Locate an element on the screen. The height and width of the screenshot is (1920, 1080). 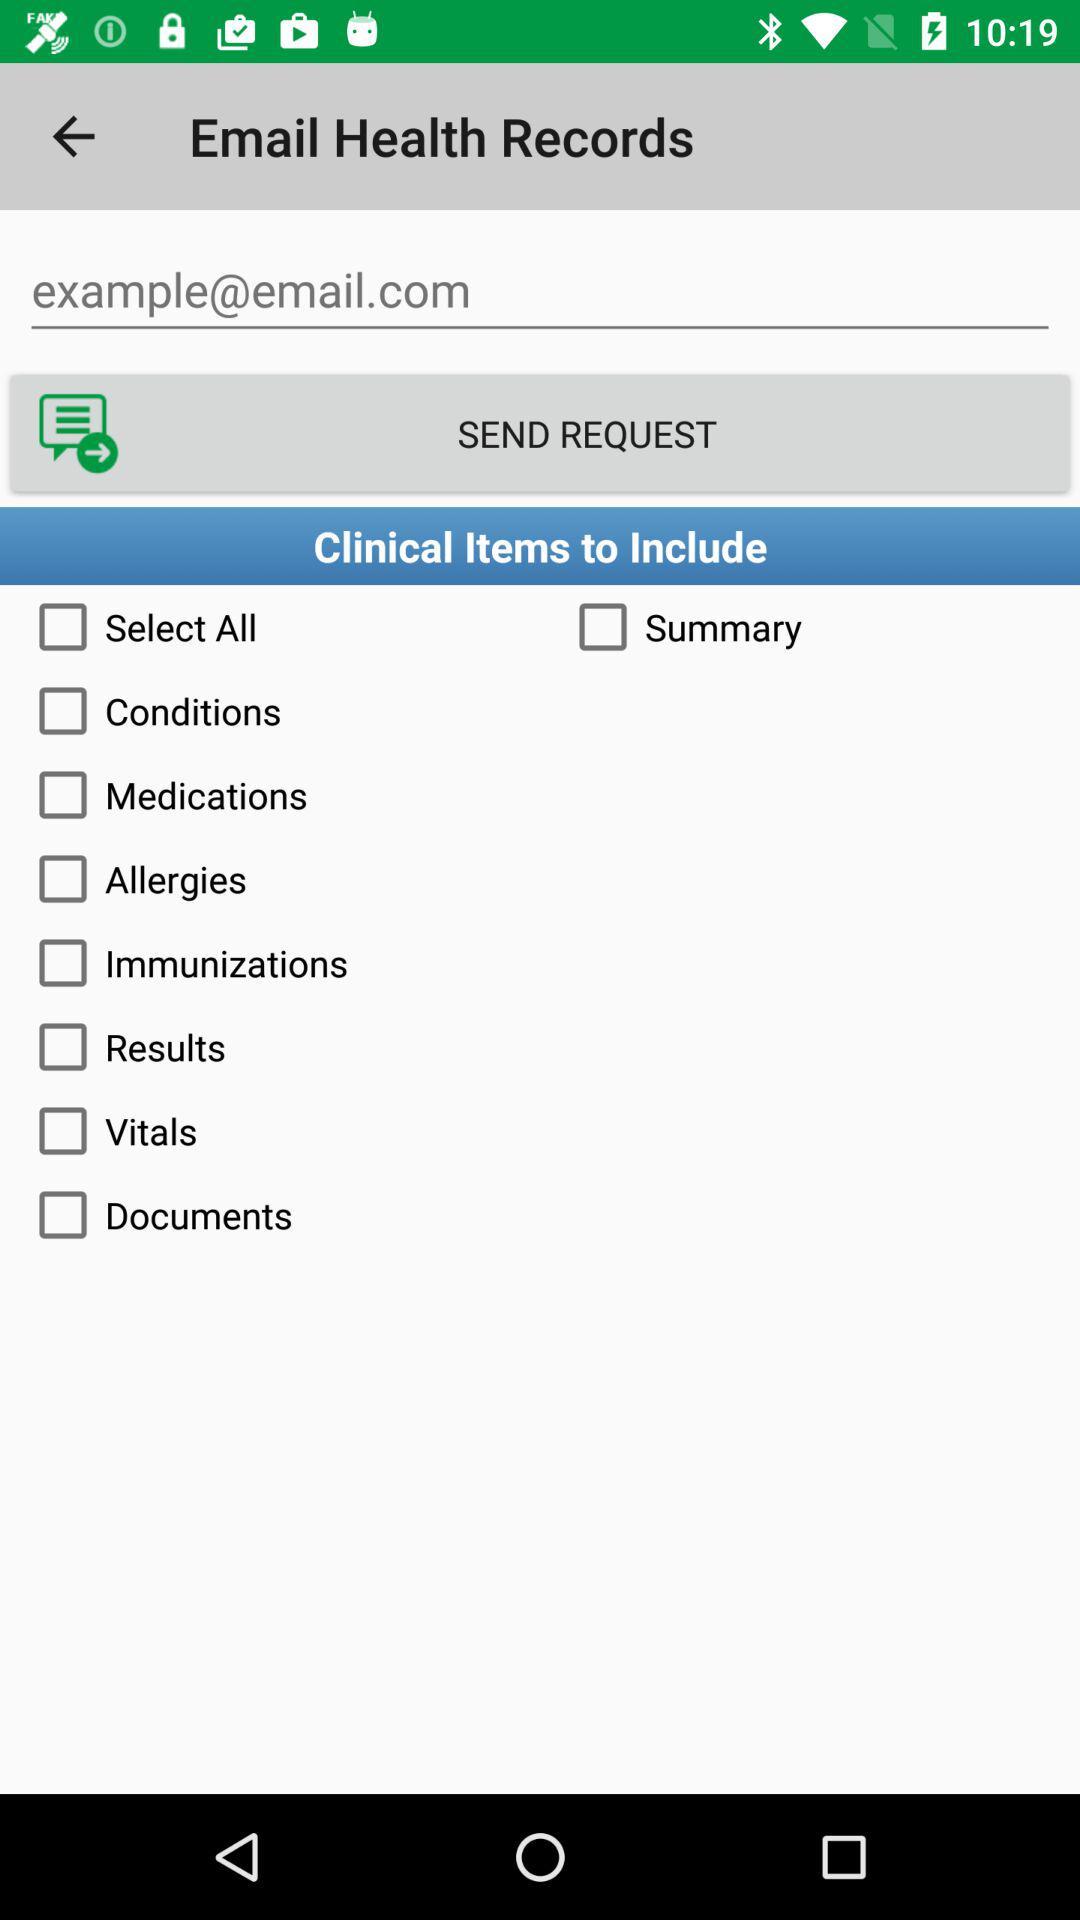
vitals icon is located at coordinates (540, 1131).